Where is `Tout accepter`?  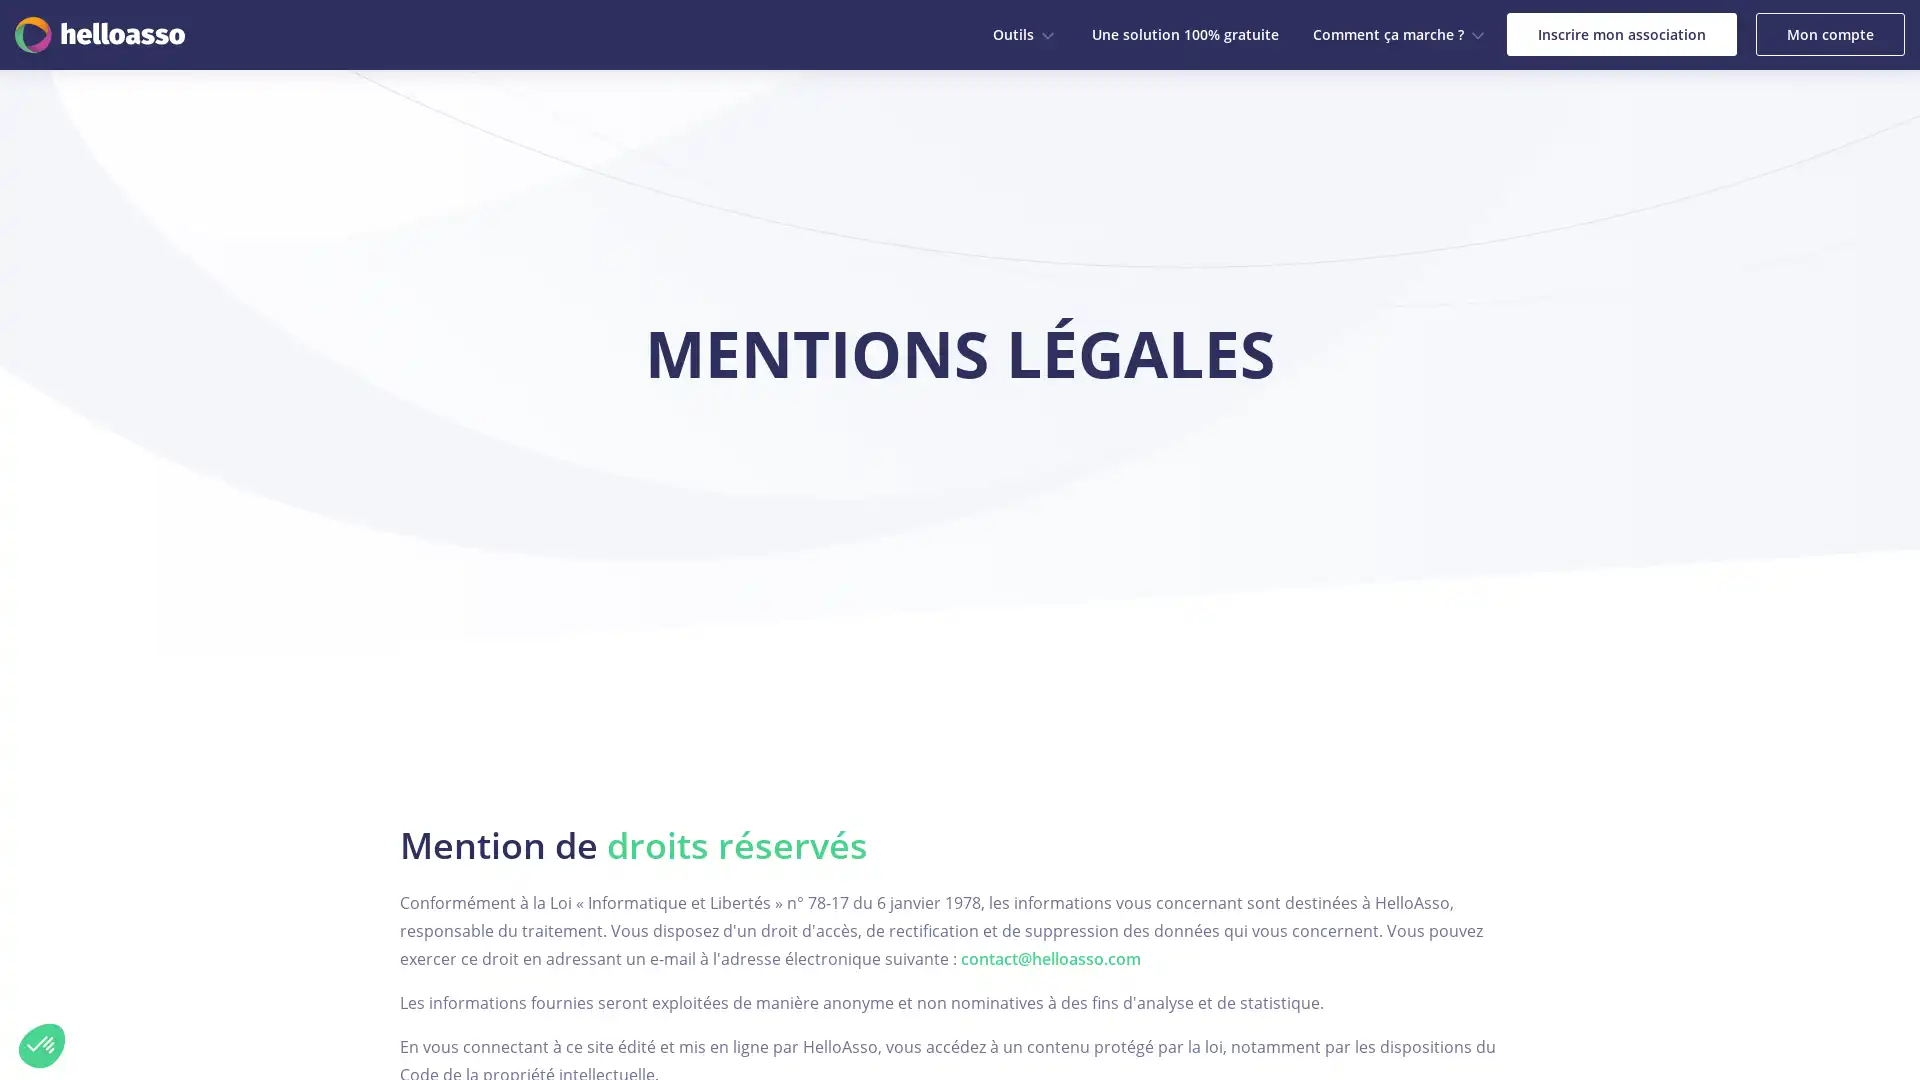 Tout accepter is located at coordinates (369, 978).